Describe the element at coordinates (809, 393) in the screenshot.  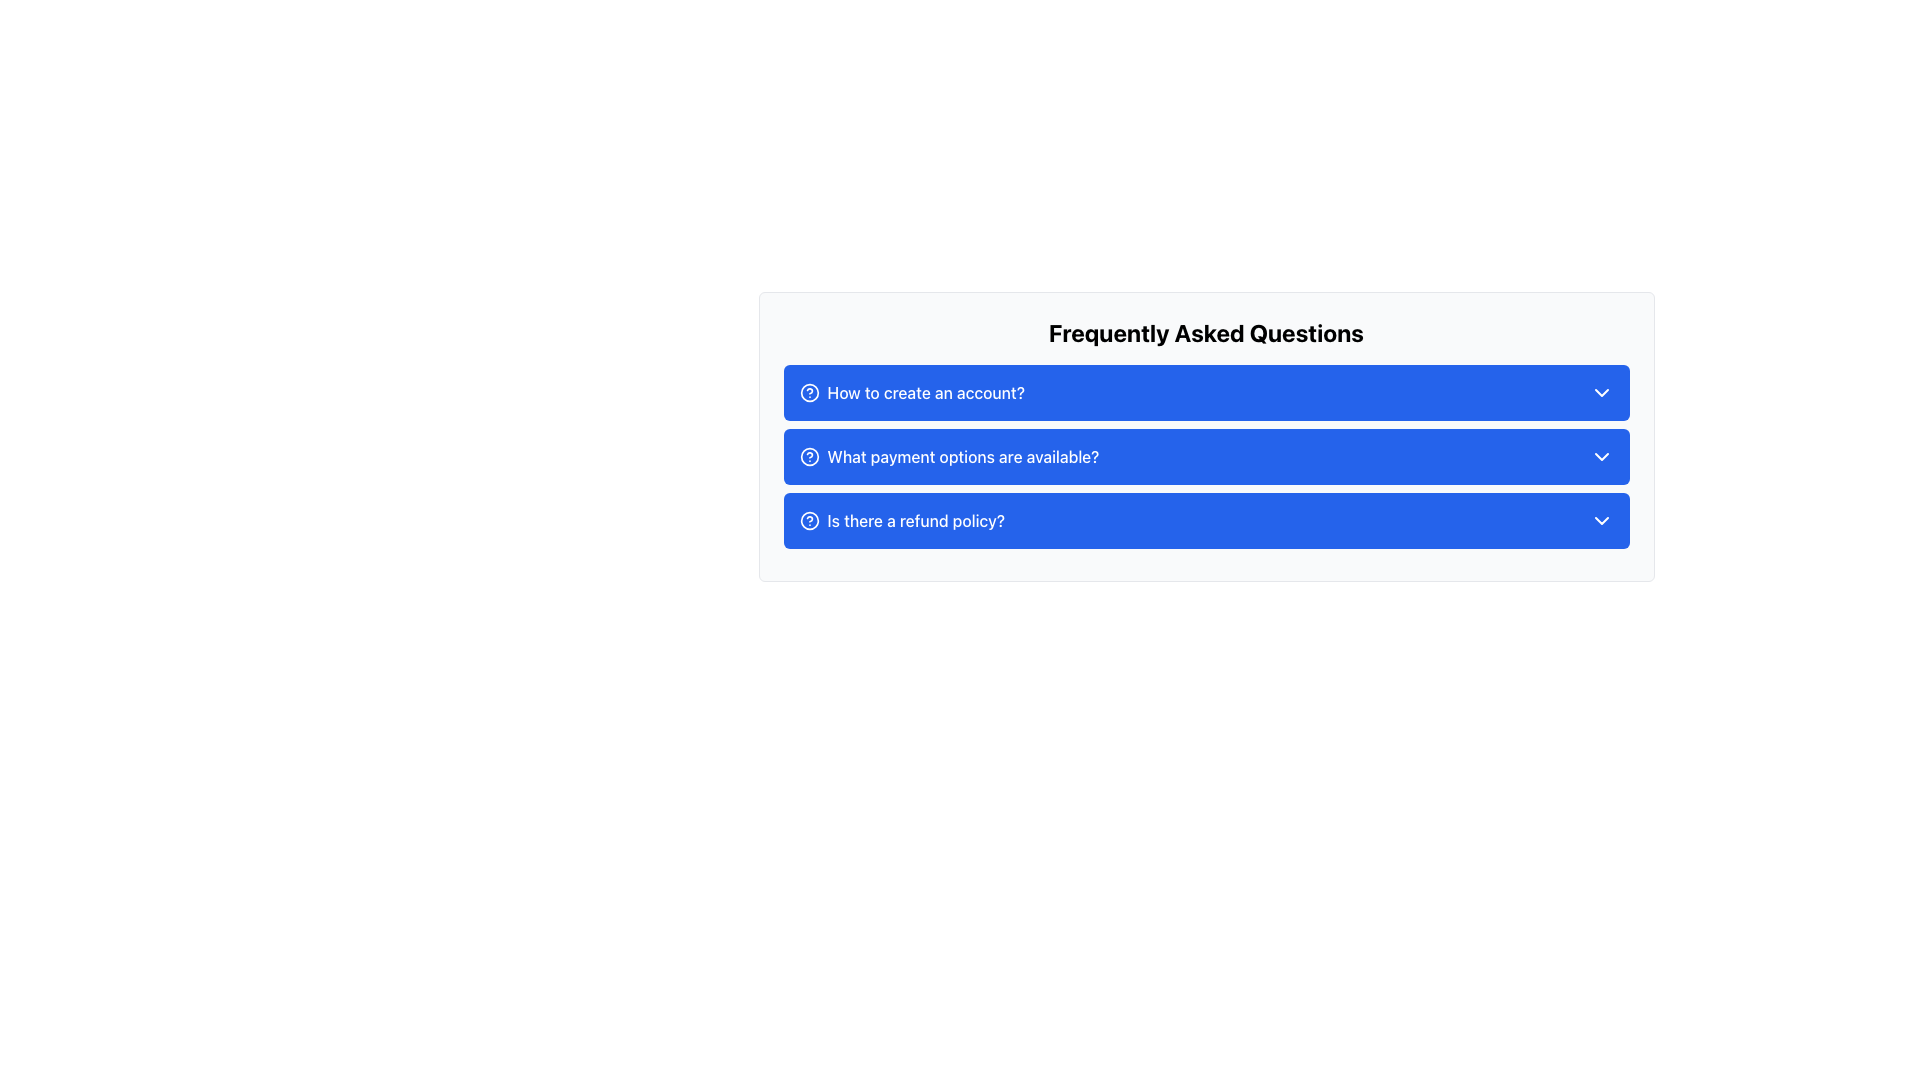
I see `the help icon, which is an SVG graphic resembling a question mark encased in a circle, located next to the text 'How to create an account?' in the list of questions` at that location.